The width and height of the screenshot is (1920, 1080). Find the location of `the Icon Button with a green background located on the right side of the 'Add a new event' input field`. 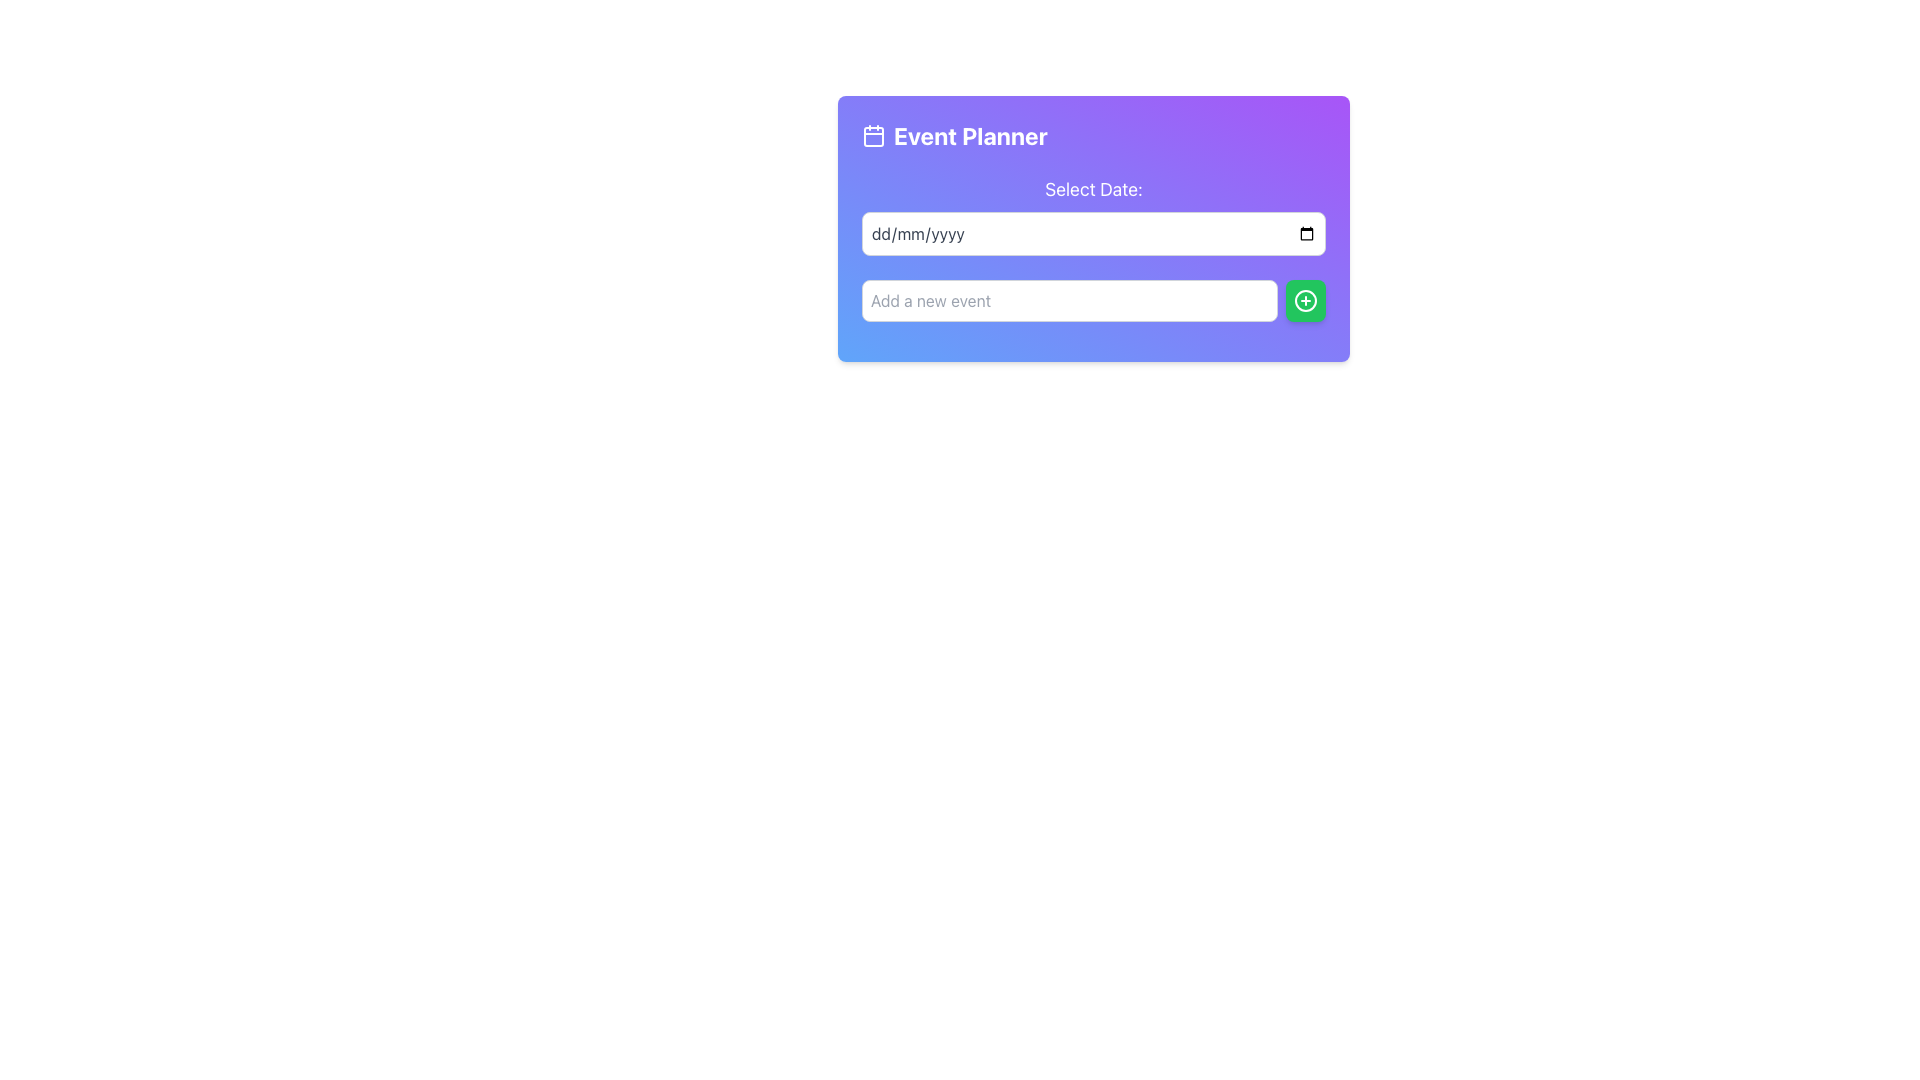

the Icon Button with a green background located on the right side of the 'Add a new event' input field is located at coordinates (1305, 300).